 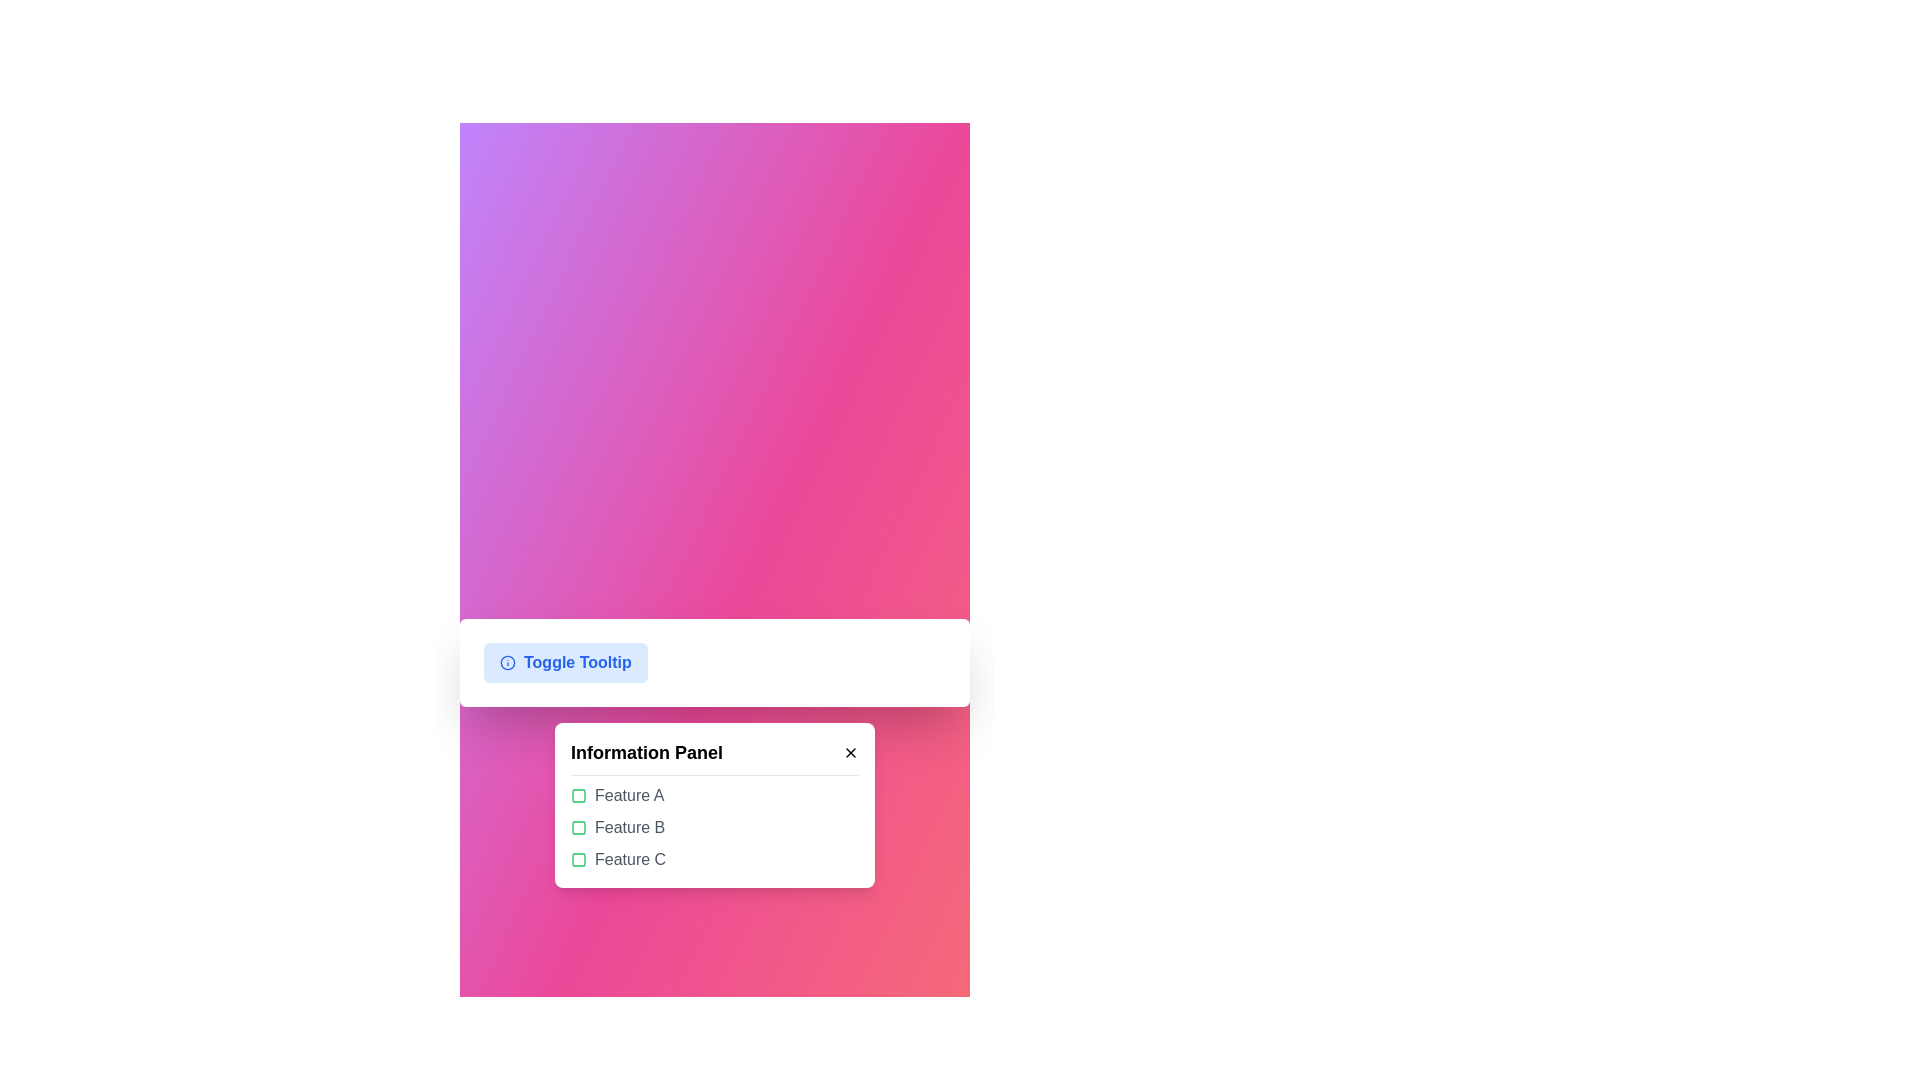 I want to click on the checkbox for 'Feature B' in the 'Information Panel' to provide visual feedback, so click(x=578, y=828).